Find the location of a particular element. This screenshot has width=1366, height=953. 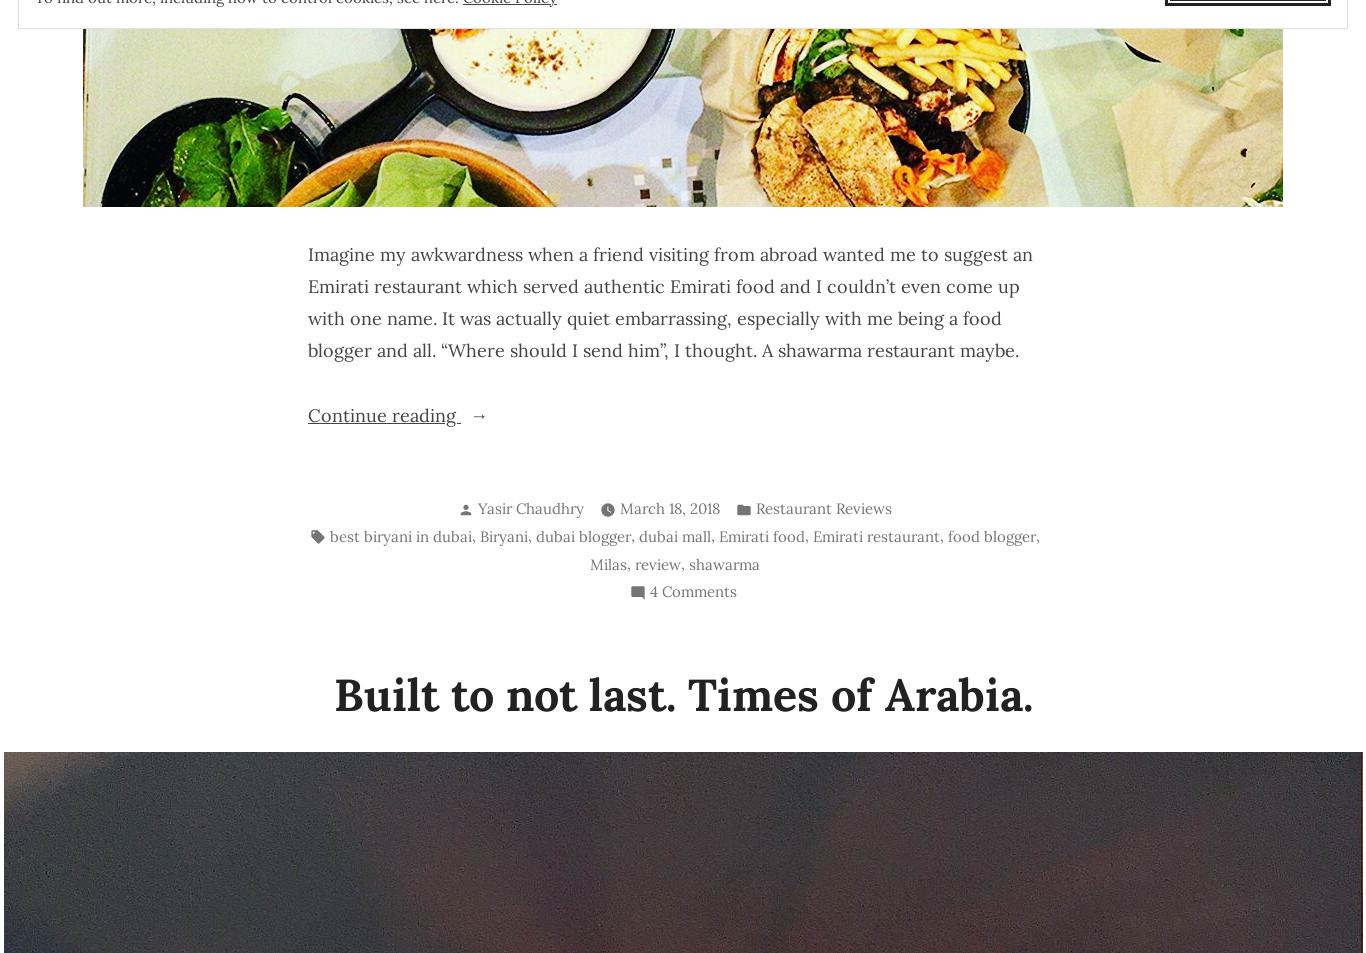

'review' is located at coordinates (657, 563).